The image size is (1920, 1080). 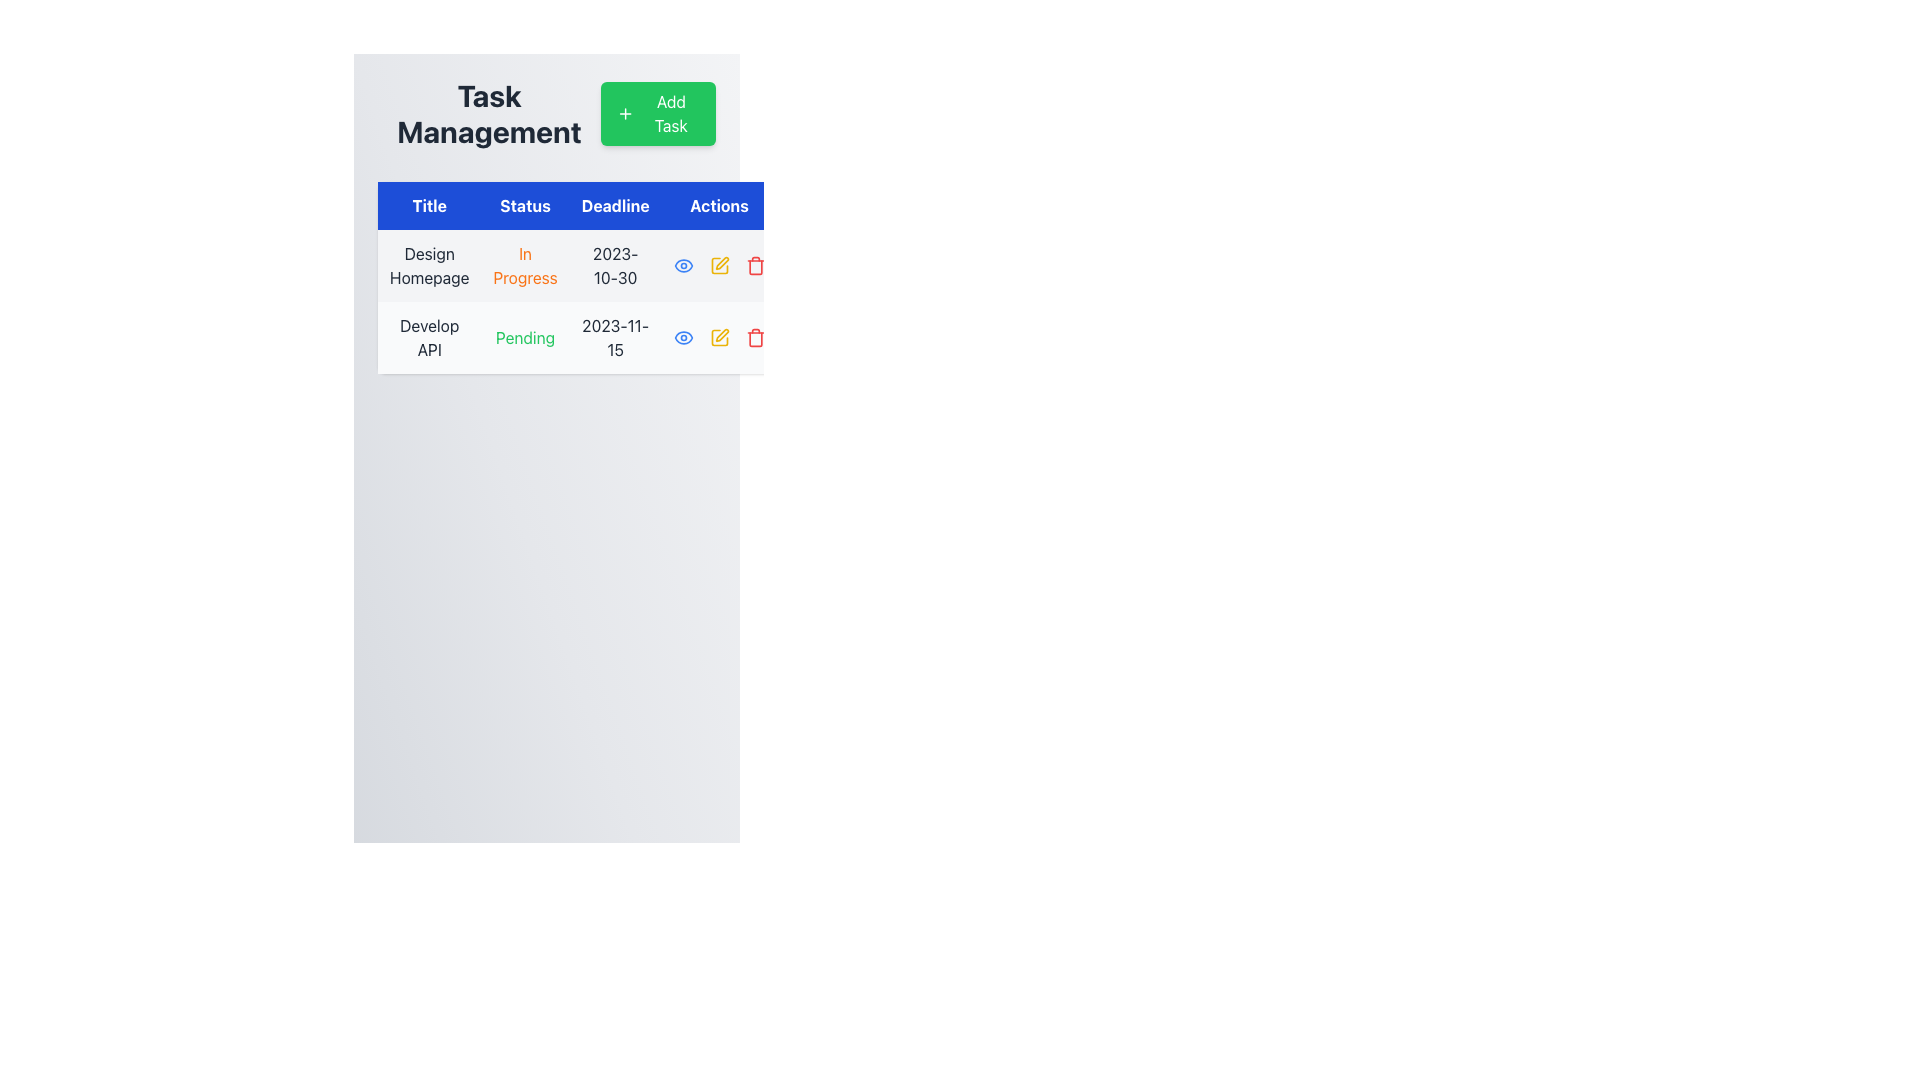 What do you see at coordinates (576, 301) in the screenshot?
I see `the text details of the first row in the task management table, which includes the title, status, deadline, and available actions` at bounding box center [576, 301].